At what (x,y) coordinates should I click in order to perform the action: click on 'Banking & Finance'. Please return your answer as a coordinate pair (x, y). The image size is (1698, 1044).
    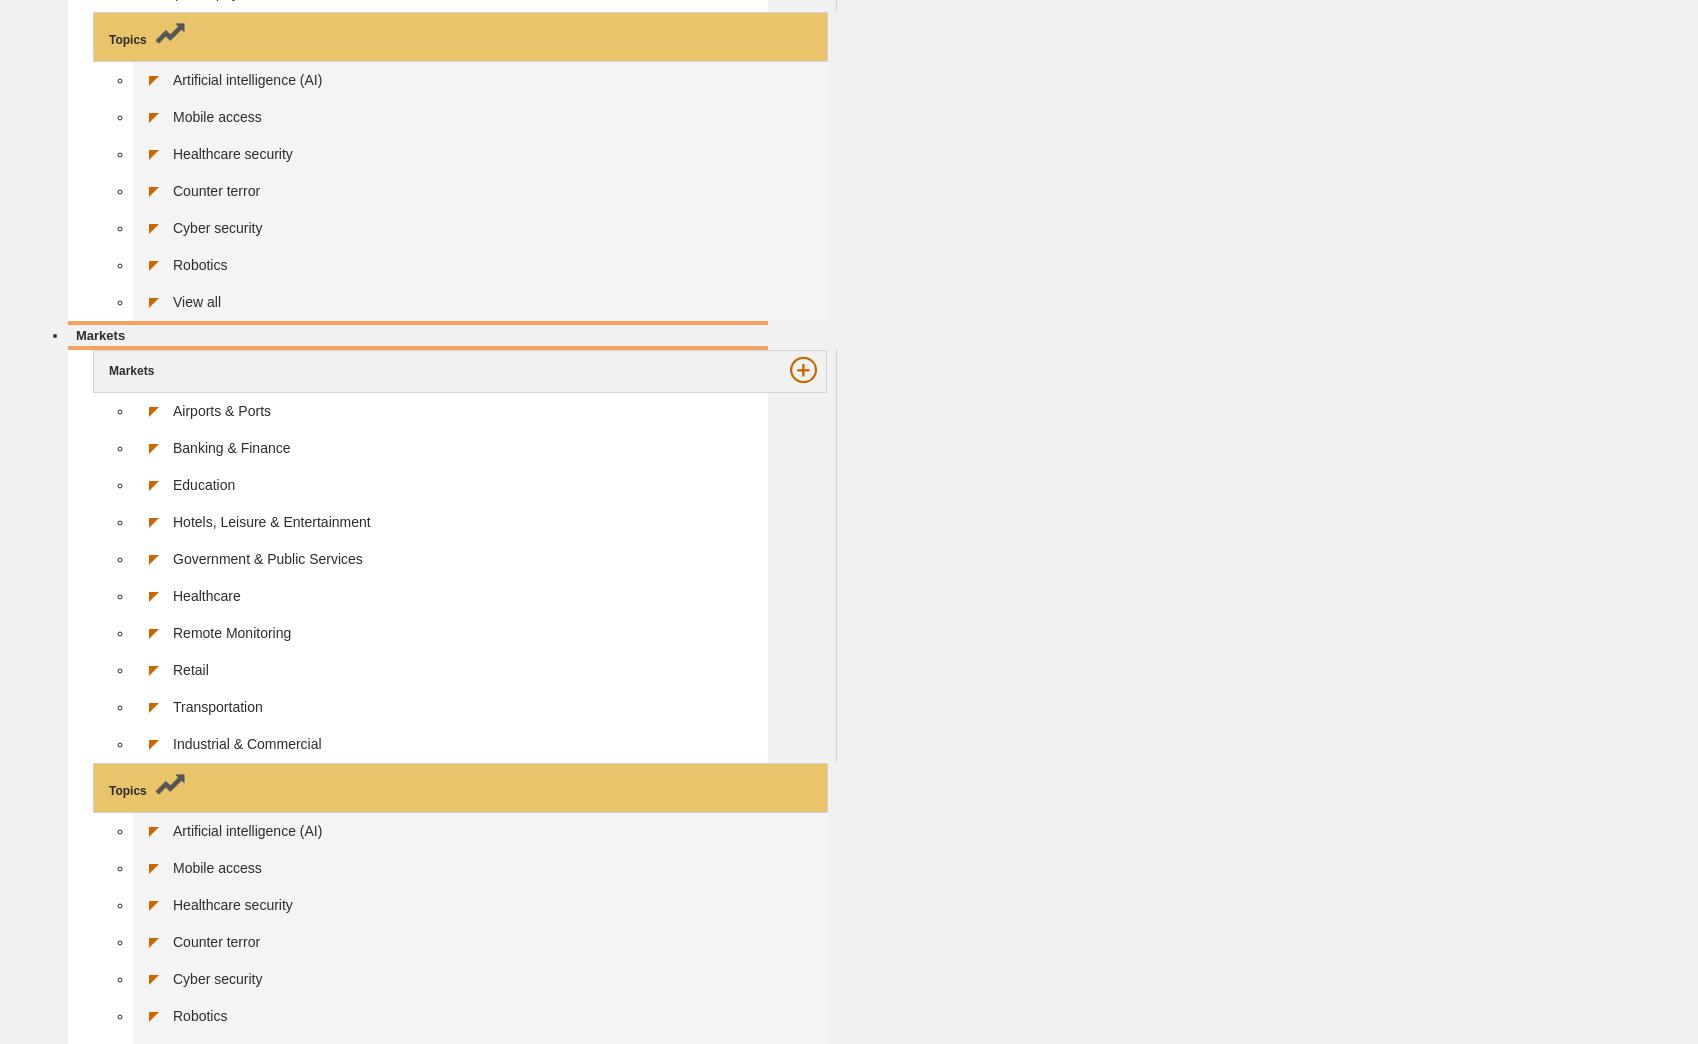
    Looking at the image, I should click on (173, 446).